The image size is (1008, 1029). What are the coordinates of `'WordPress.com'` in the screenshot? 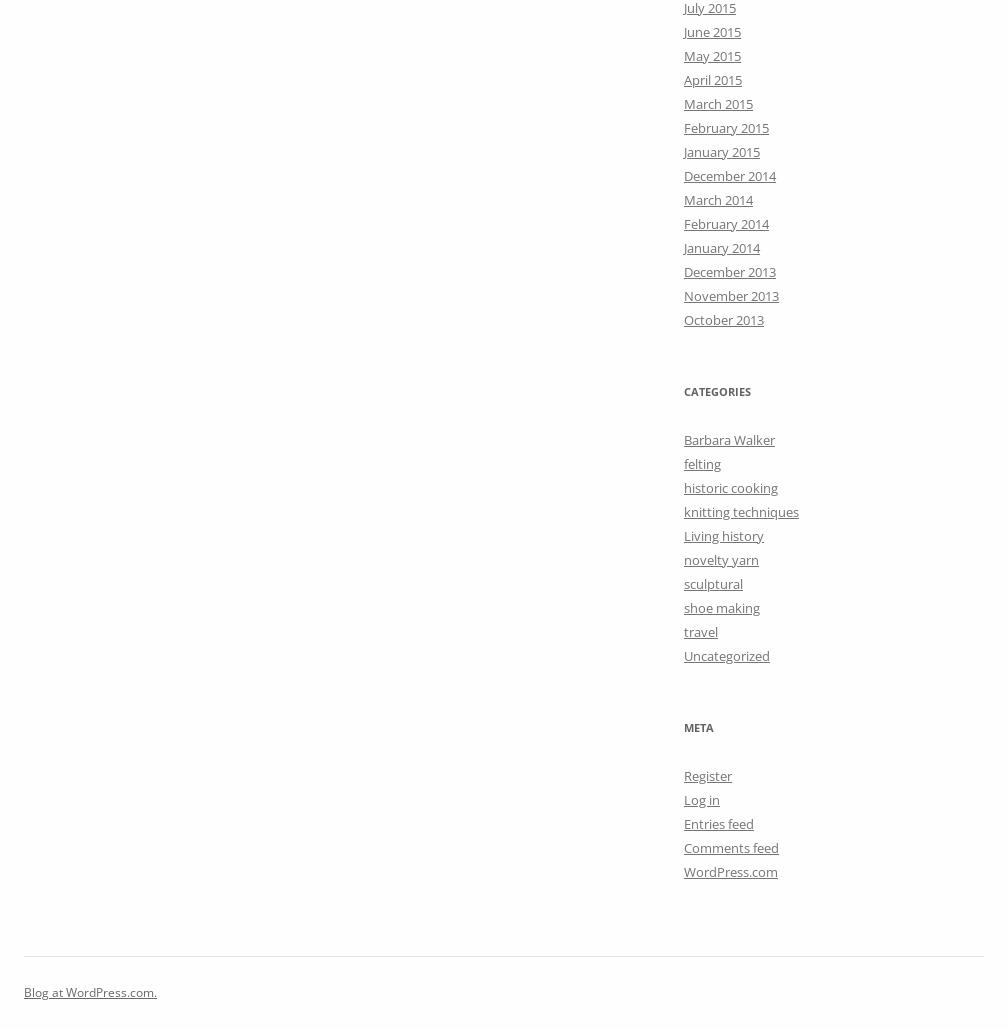 It's located at (731, 870).